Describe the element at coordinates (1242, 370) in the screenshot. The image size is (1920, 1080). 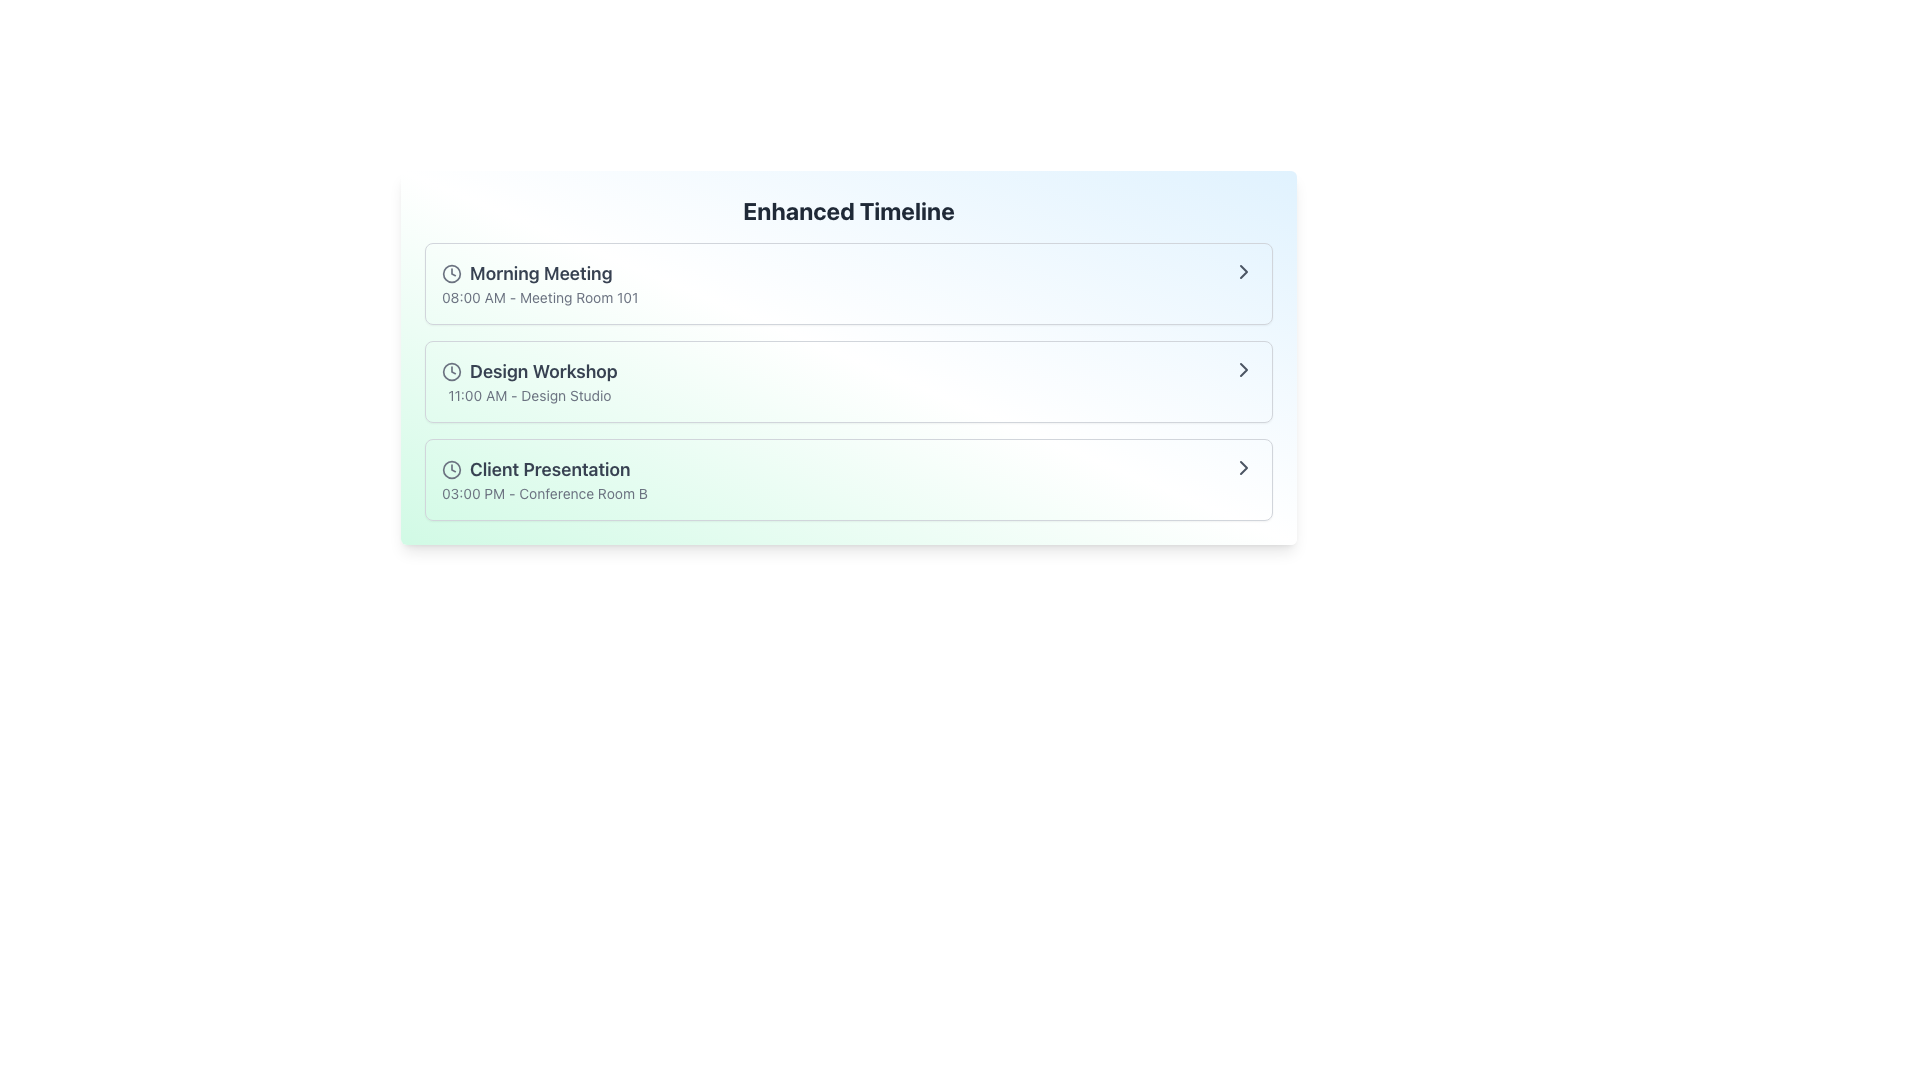
I see `the rightmost button in the 'Design Workshop' entry of the timeline interface` at that location.